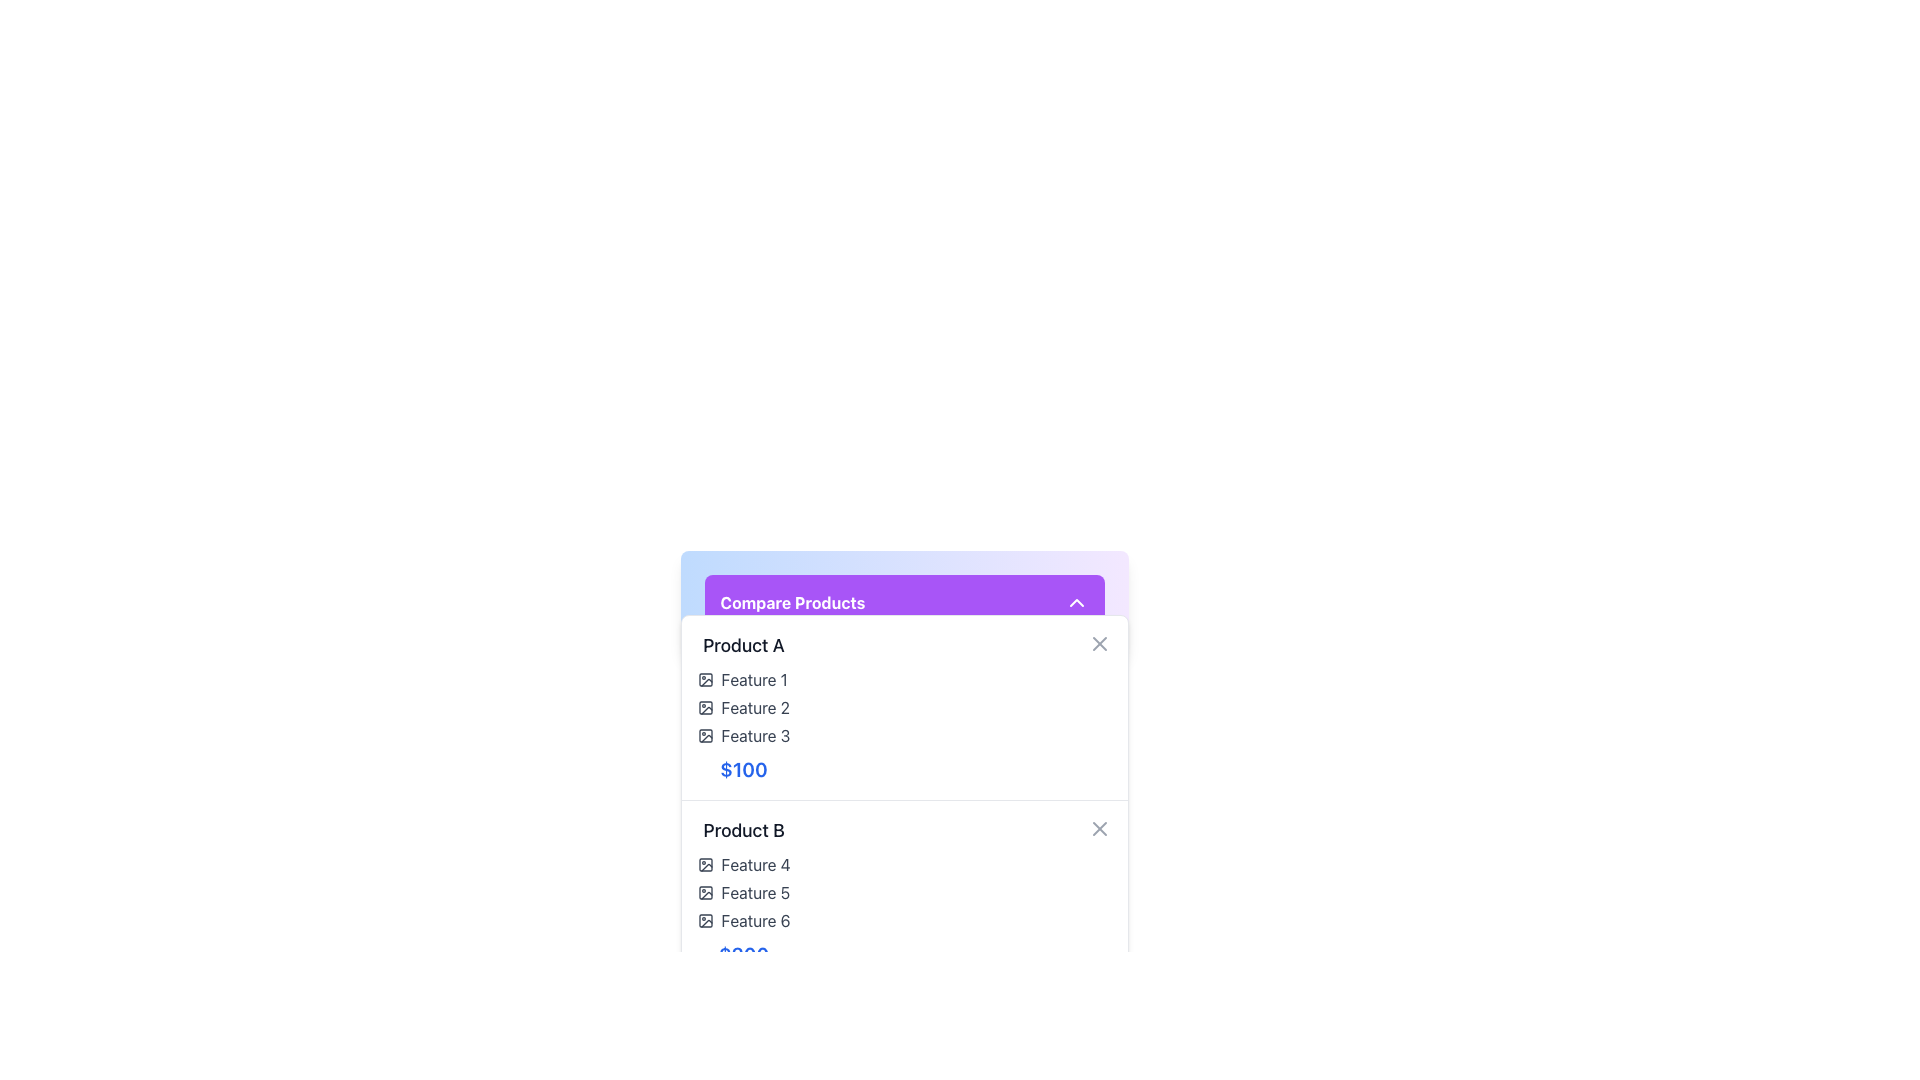 The image size is (1920, 1080). I want to click on the chevron up icon with a thin white outline against a purple background, located at the top-right side of the 'Compare Products' header, so click(1075, 601).